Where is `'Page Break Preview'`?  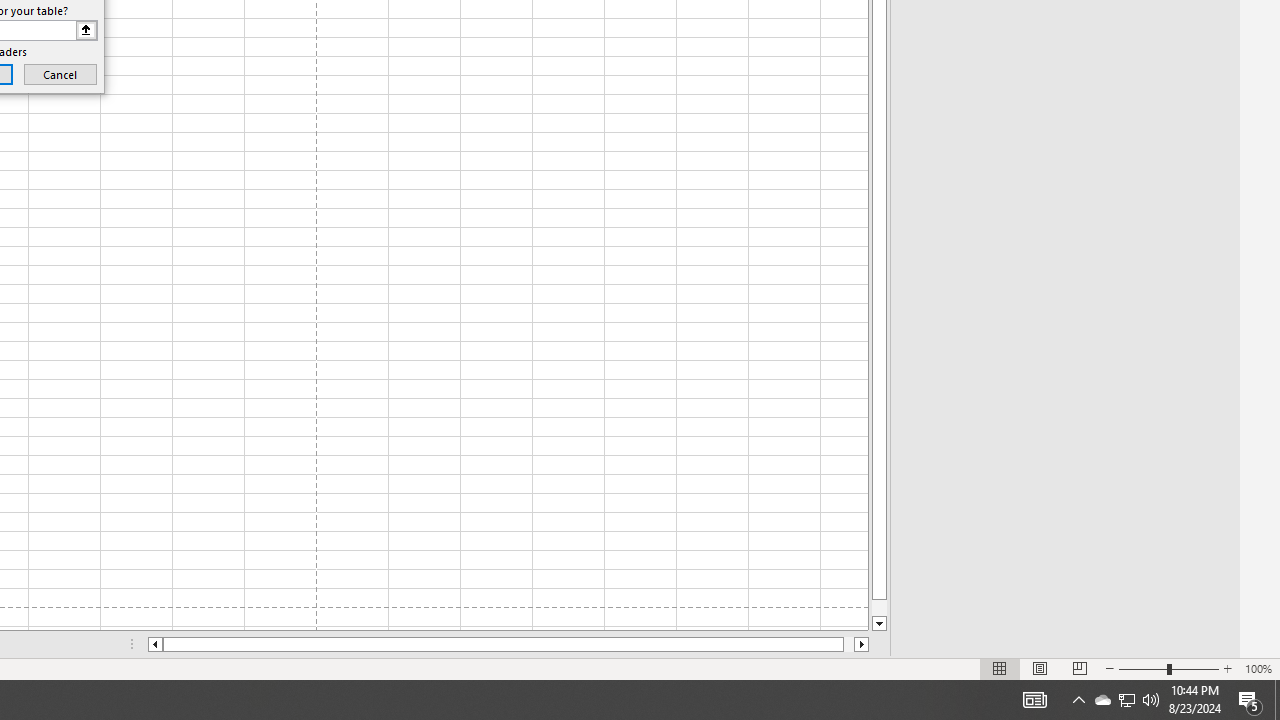
'Page Break Preview' is located at coordinates (1078, 669).